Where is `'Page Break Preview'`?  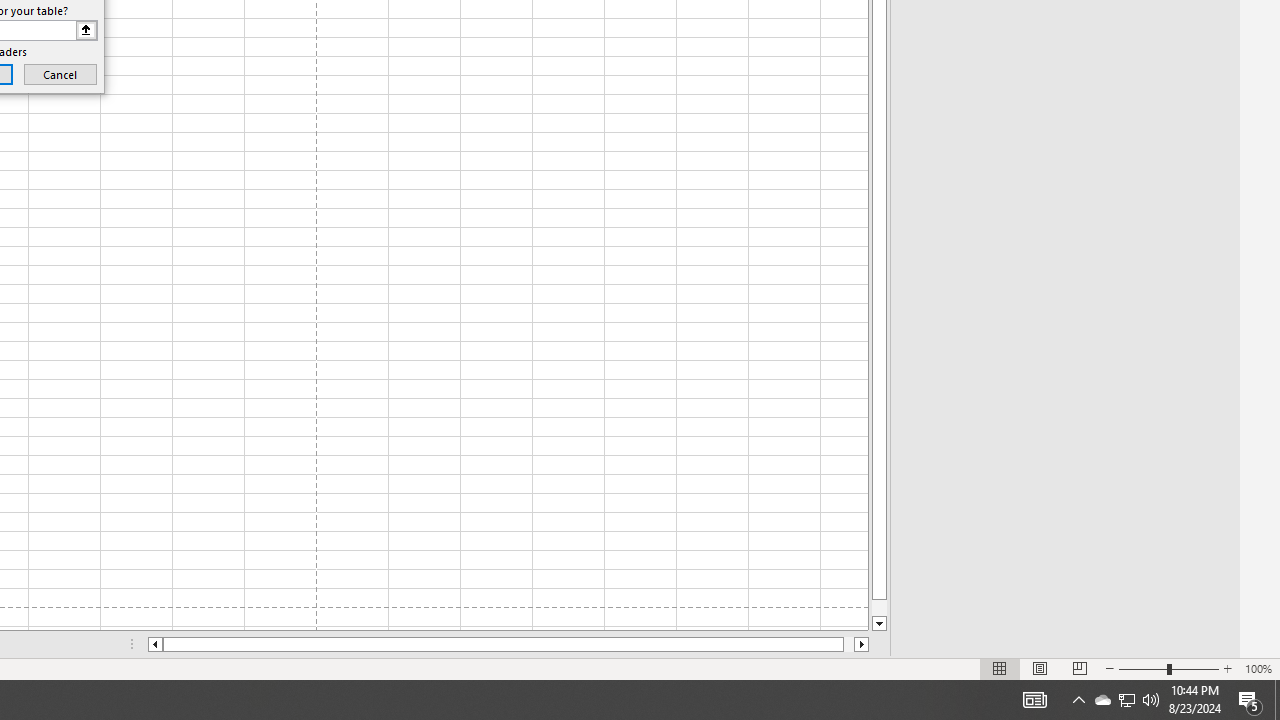
'Page Break Preview' is located at coordinates (1078, 669).